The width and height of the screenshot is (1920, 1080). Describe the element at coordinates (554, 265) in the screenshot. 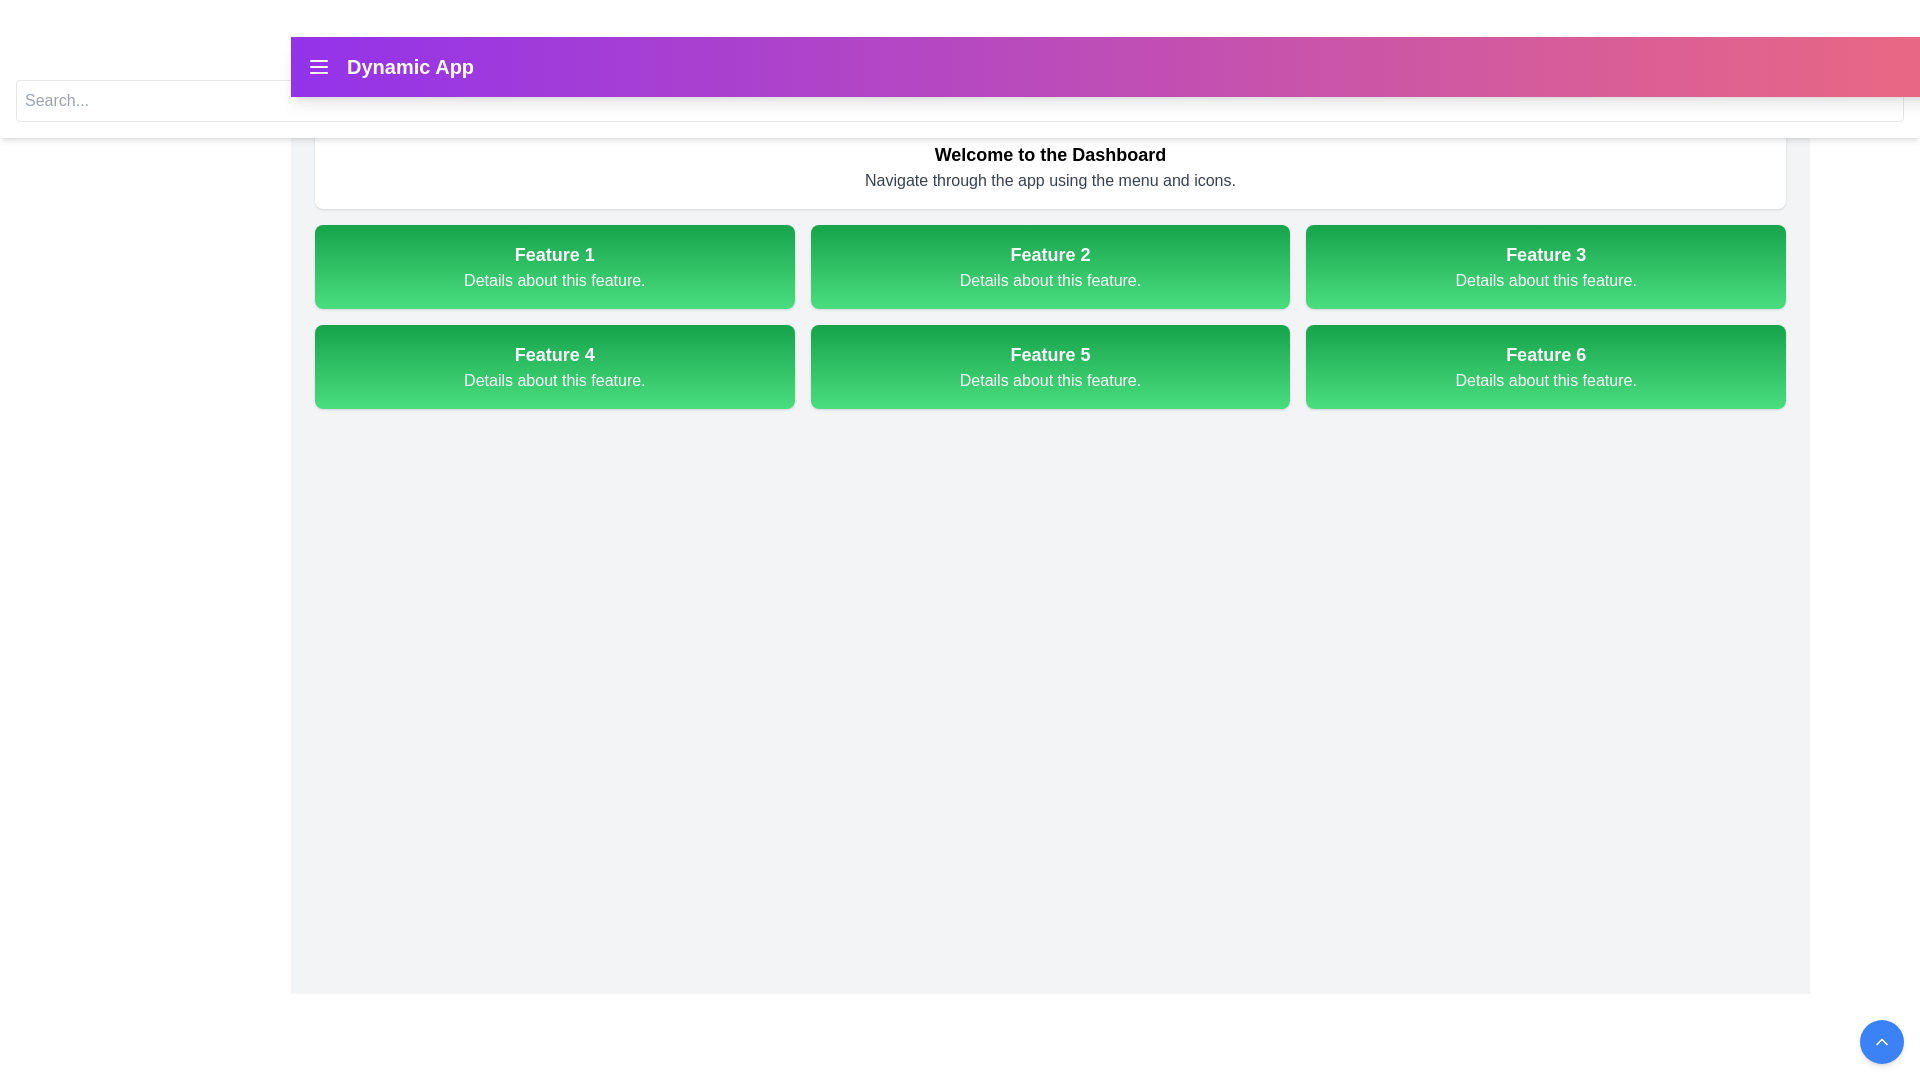

I see `the first Informational card in the grid layout` at that location.